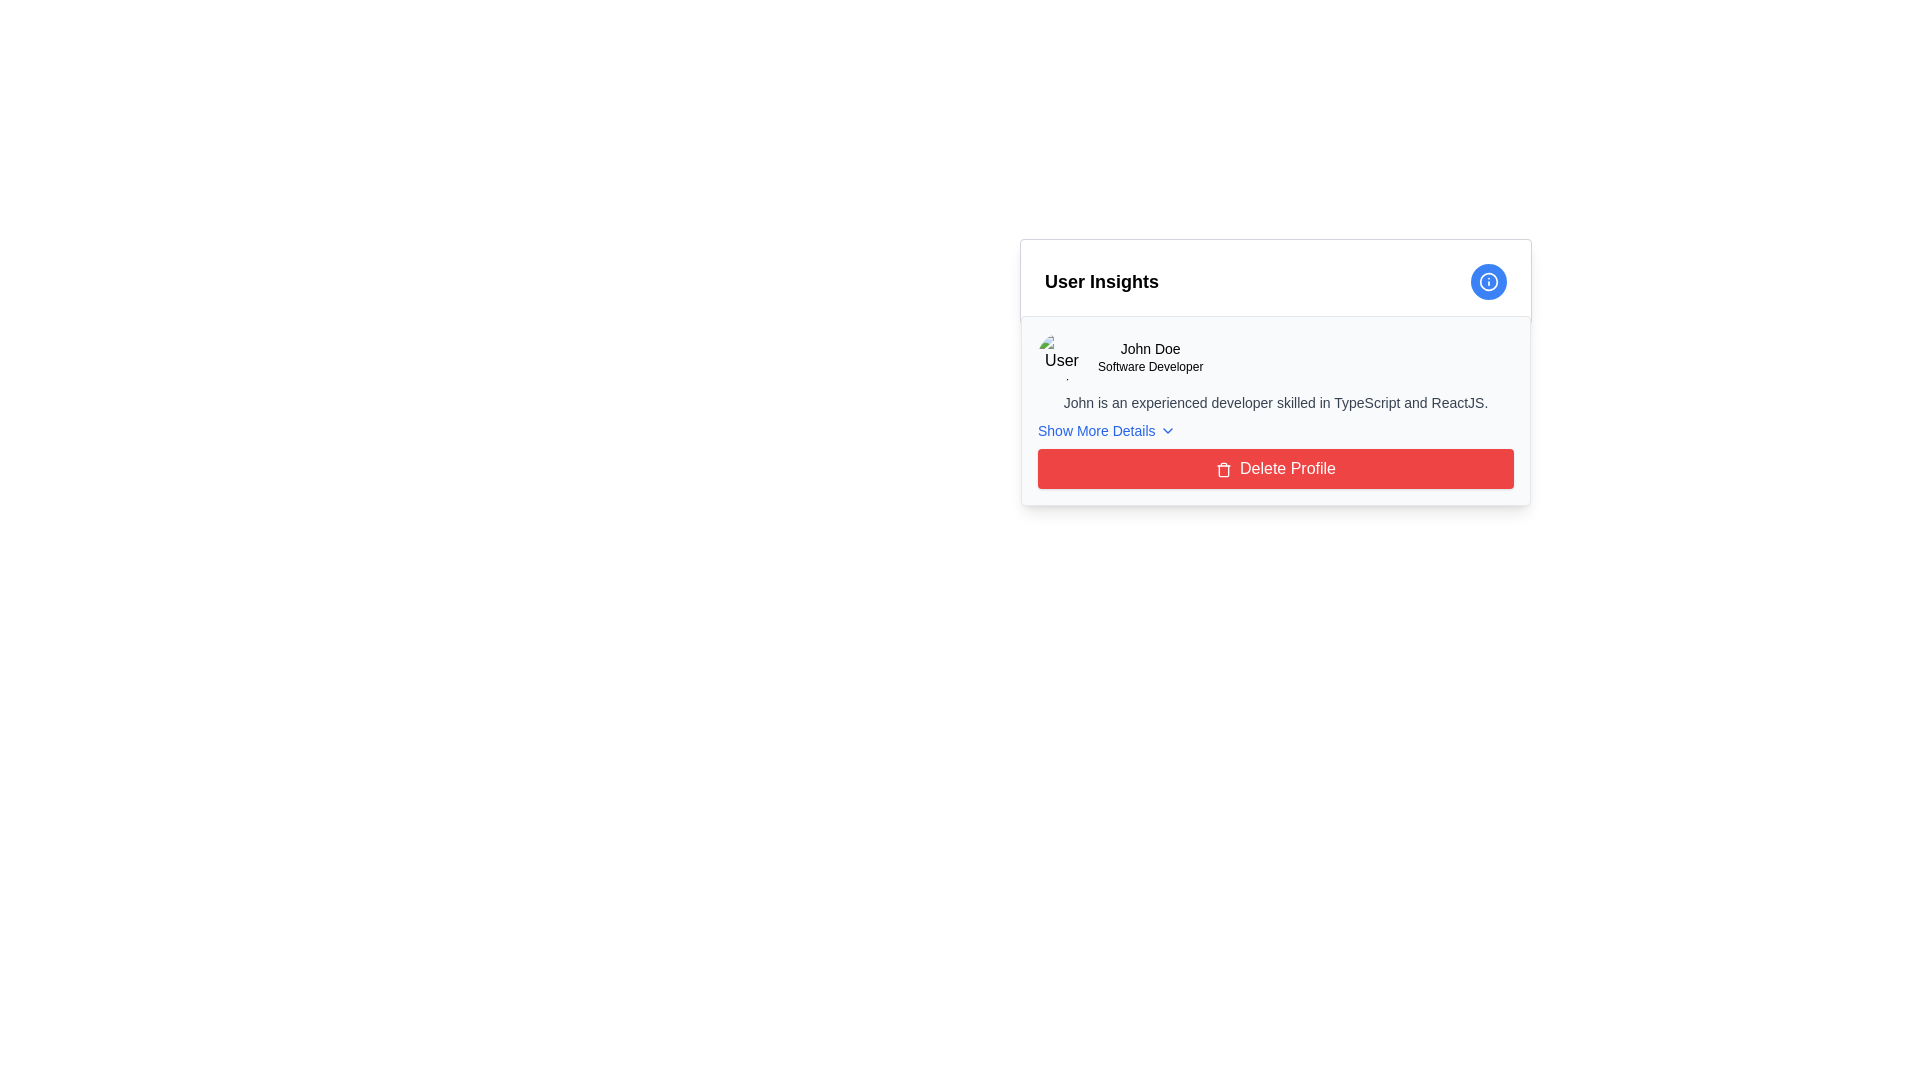 Image resolution: width=1920 pixels, height=1080 pixels. What do you see at coordinates (1223, 469) in the screenshot?
I see `the trash can icon within the 'Delete Profile' button, which features a red background and white text, indicating deletion functionality` at bounding box center [1223, 469].